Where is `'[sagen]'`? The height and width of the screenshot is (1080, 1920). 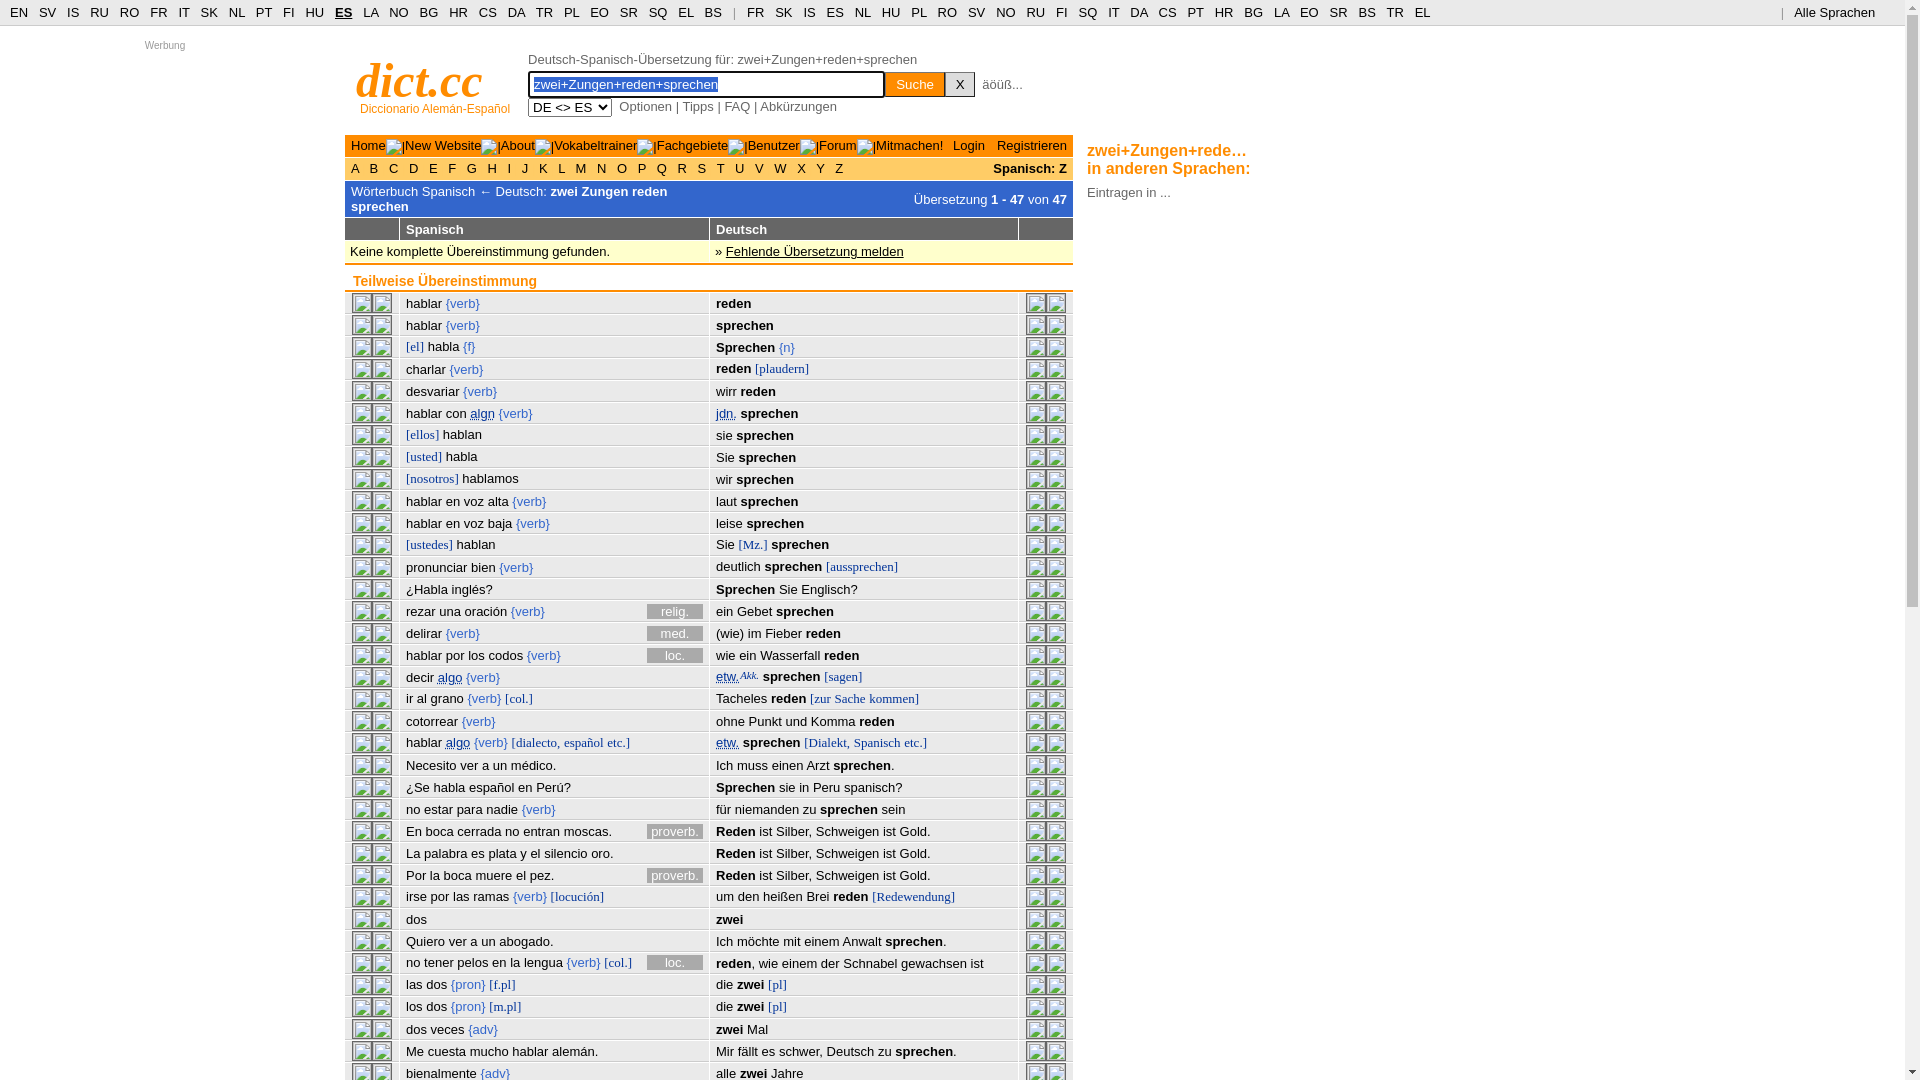
'[sagen]' is located at coordinates (843, 675).